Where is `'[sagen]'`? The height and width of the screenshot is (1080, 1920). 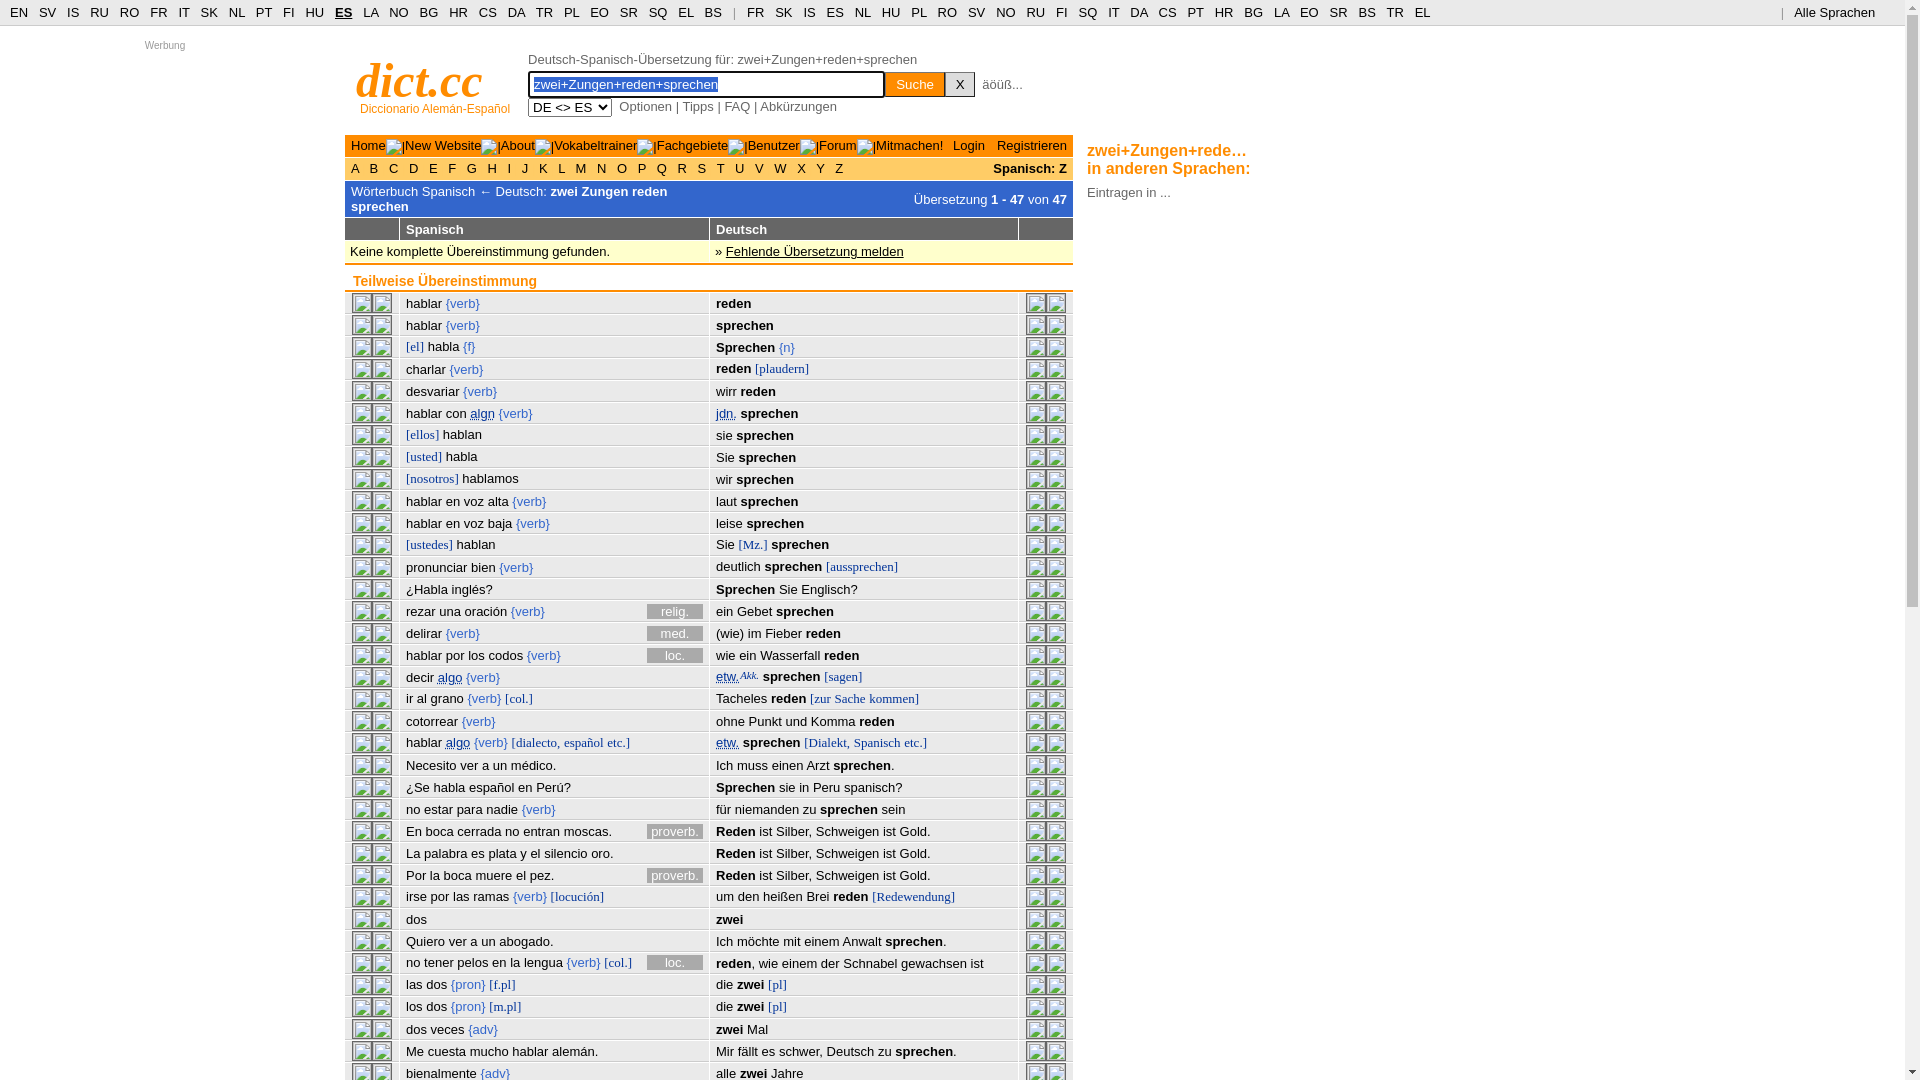
'[sagen]' is located at coordinates (843, 675).